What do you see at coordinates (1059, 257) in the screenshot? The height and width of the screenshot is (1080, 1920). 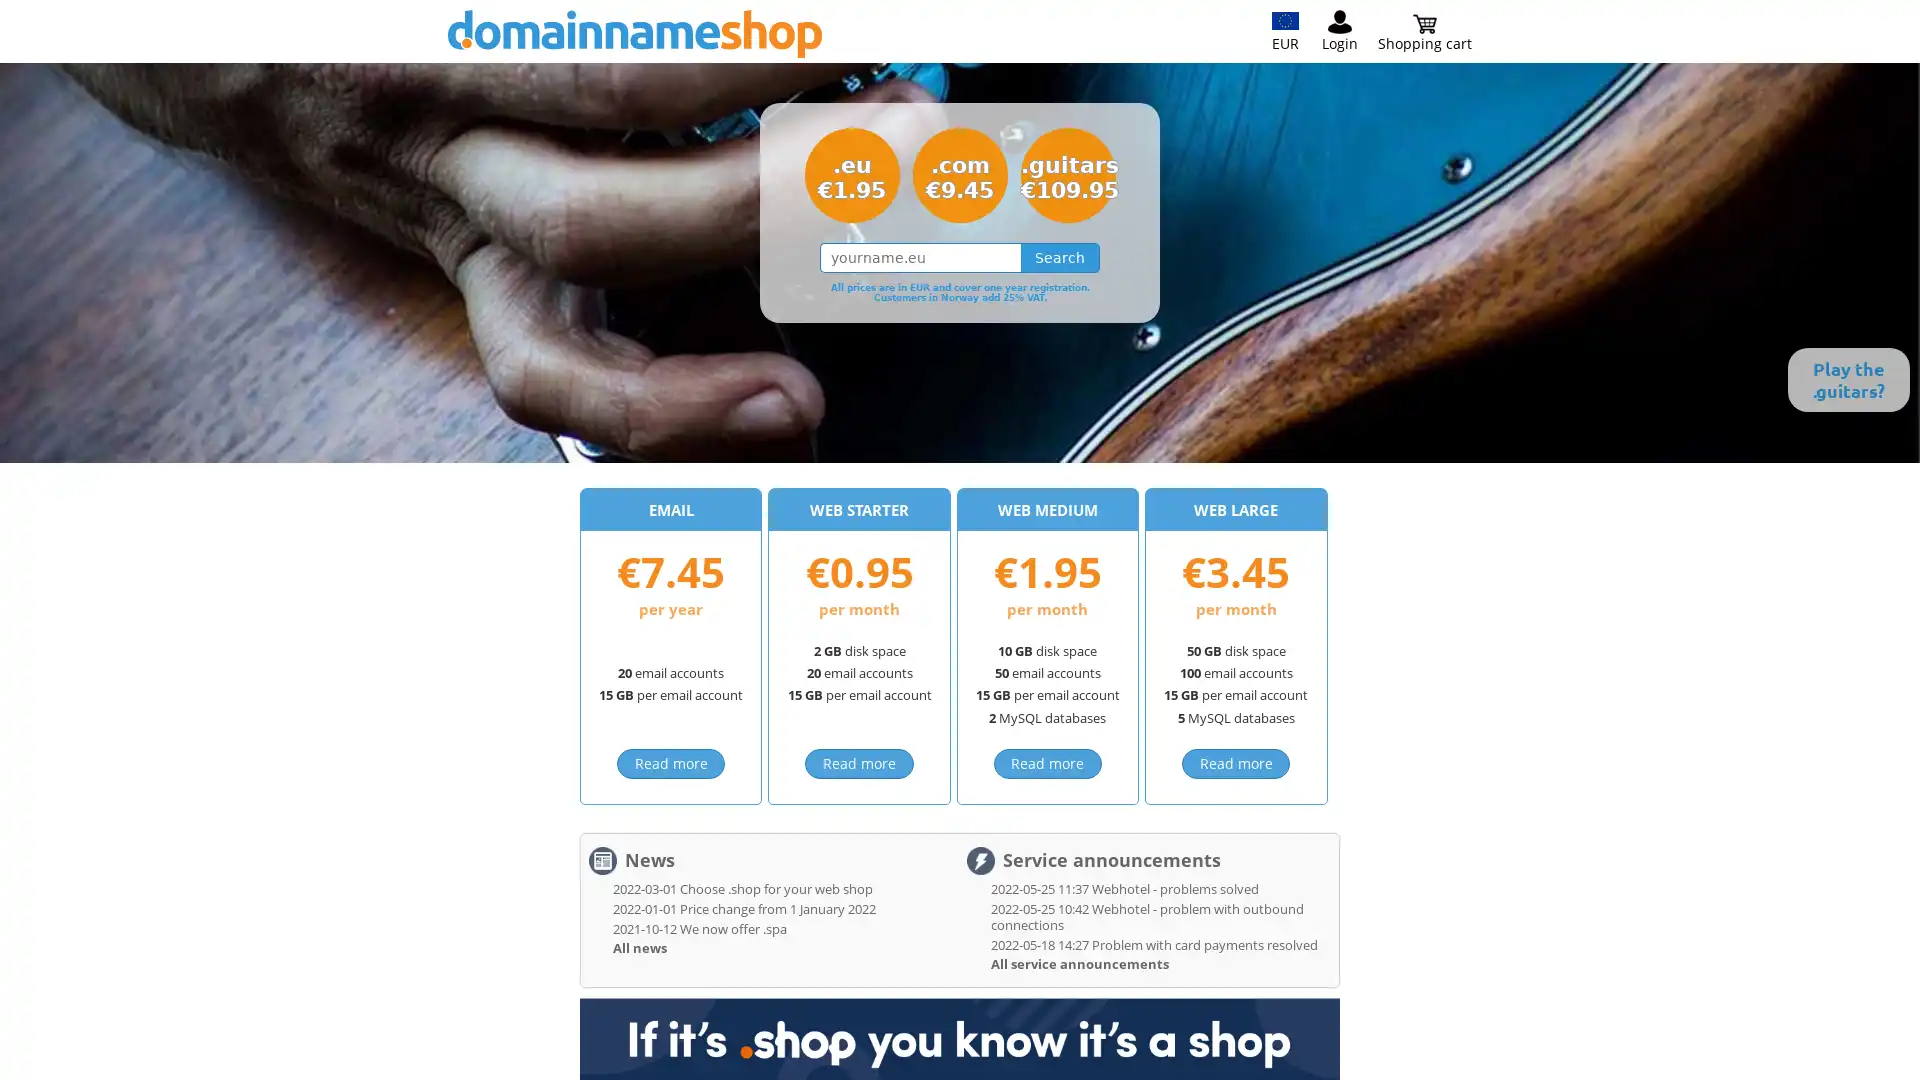 I see `Search` at bounding box center [1059, 257].